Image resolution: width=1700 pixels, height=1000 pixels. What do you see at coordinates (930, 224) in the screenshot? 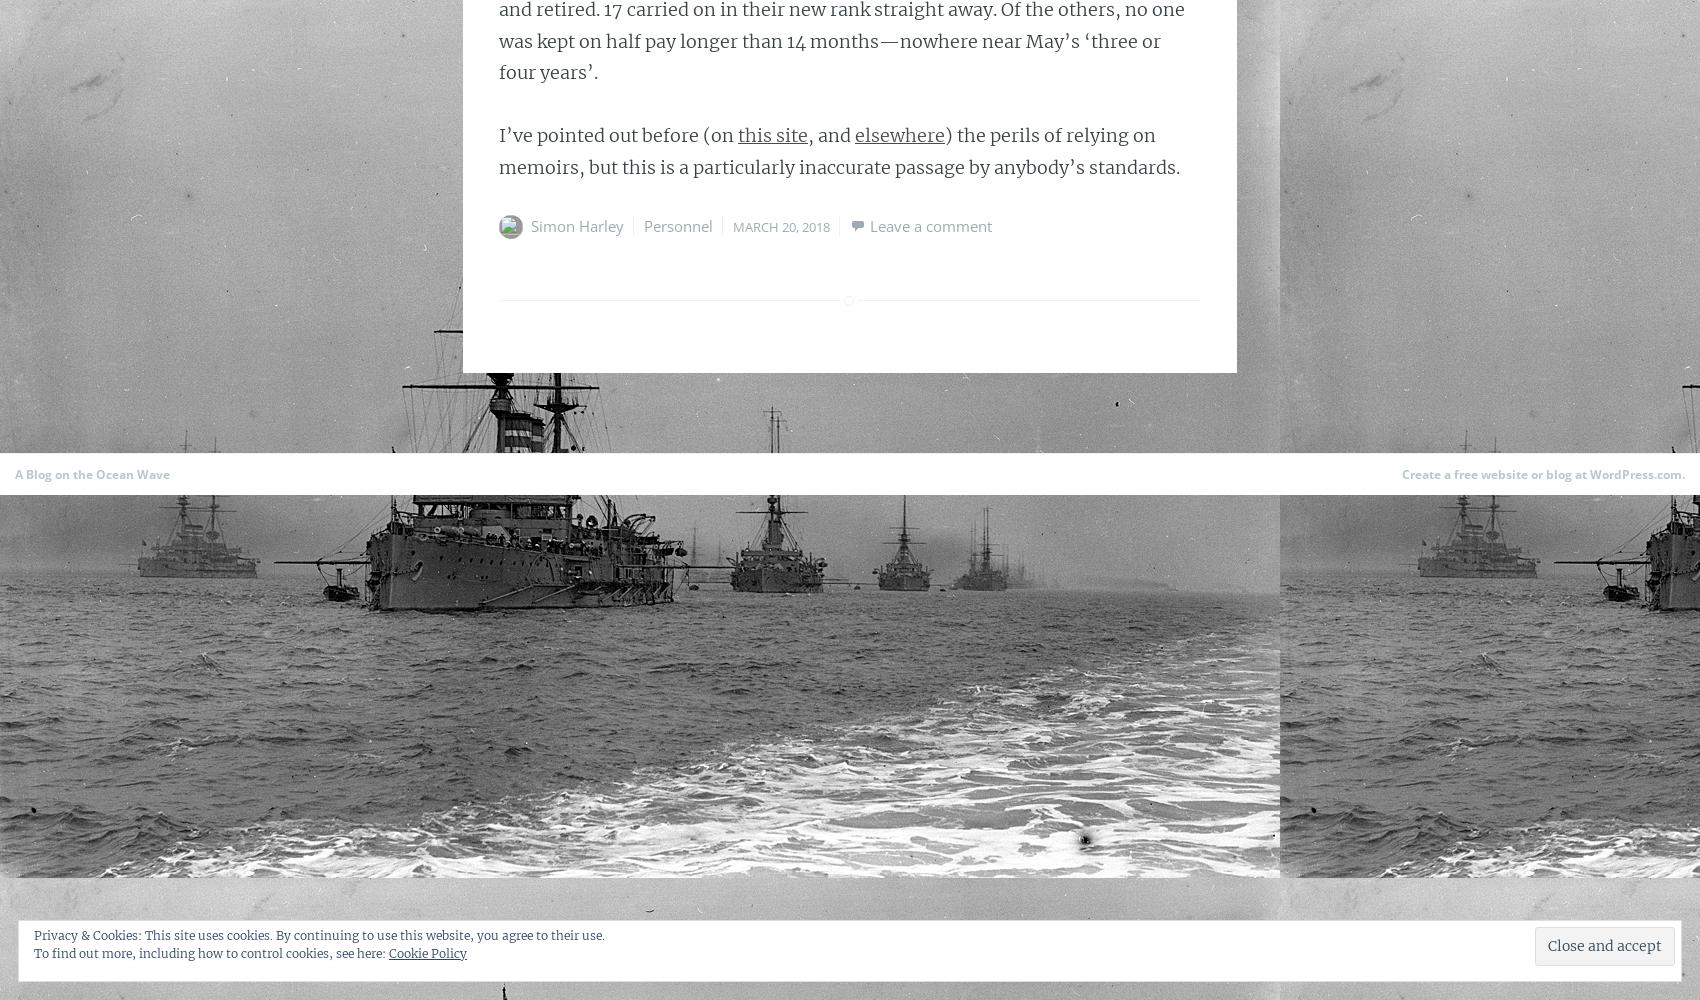
I see `'Leave a comment'` at bounding box center [930, 224].